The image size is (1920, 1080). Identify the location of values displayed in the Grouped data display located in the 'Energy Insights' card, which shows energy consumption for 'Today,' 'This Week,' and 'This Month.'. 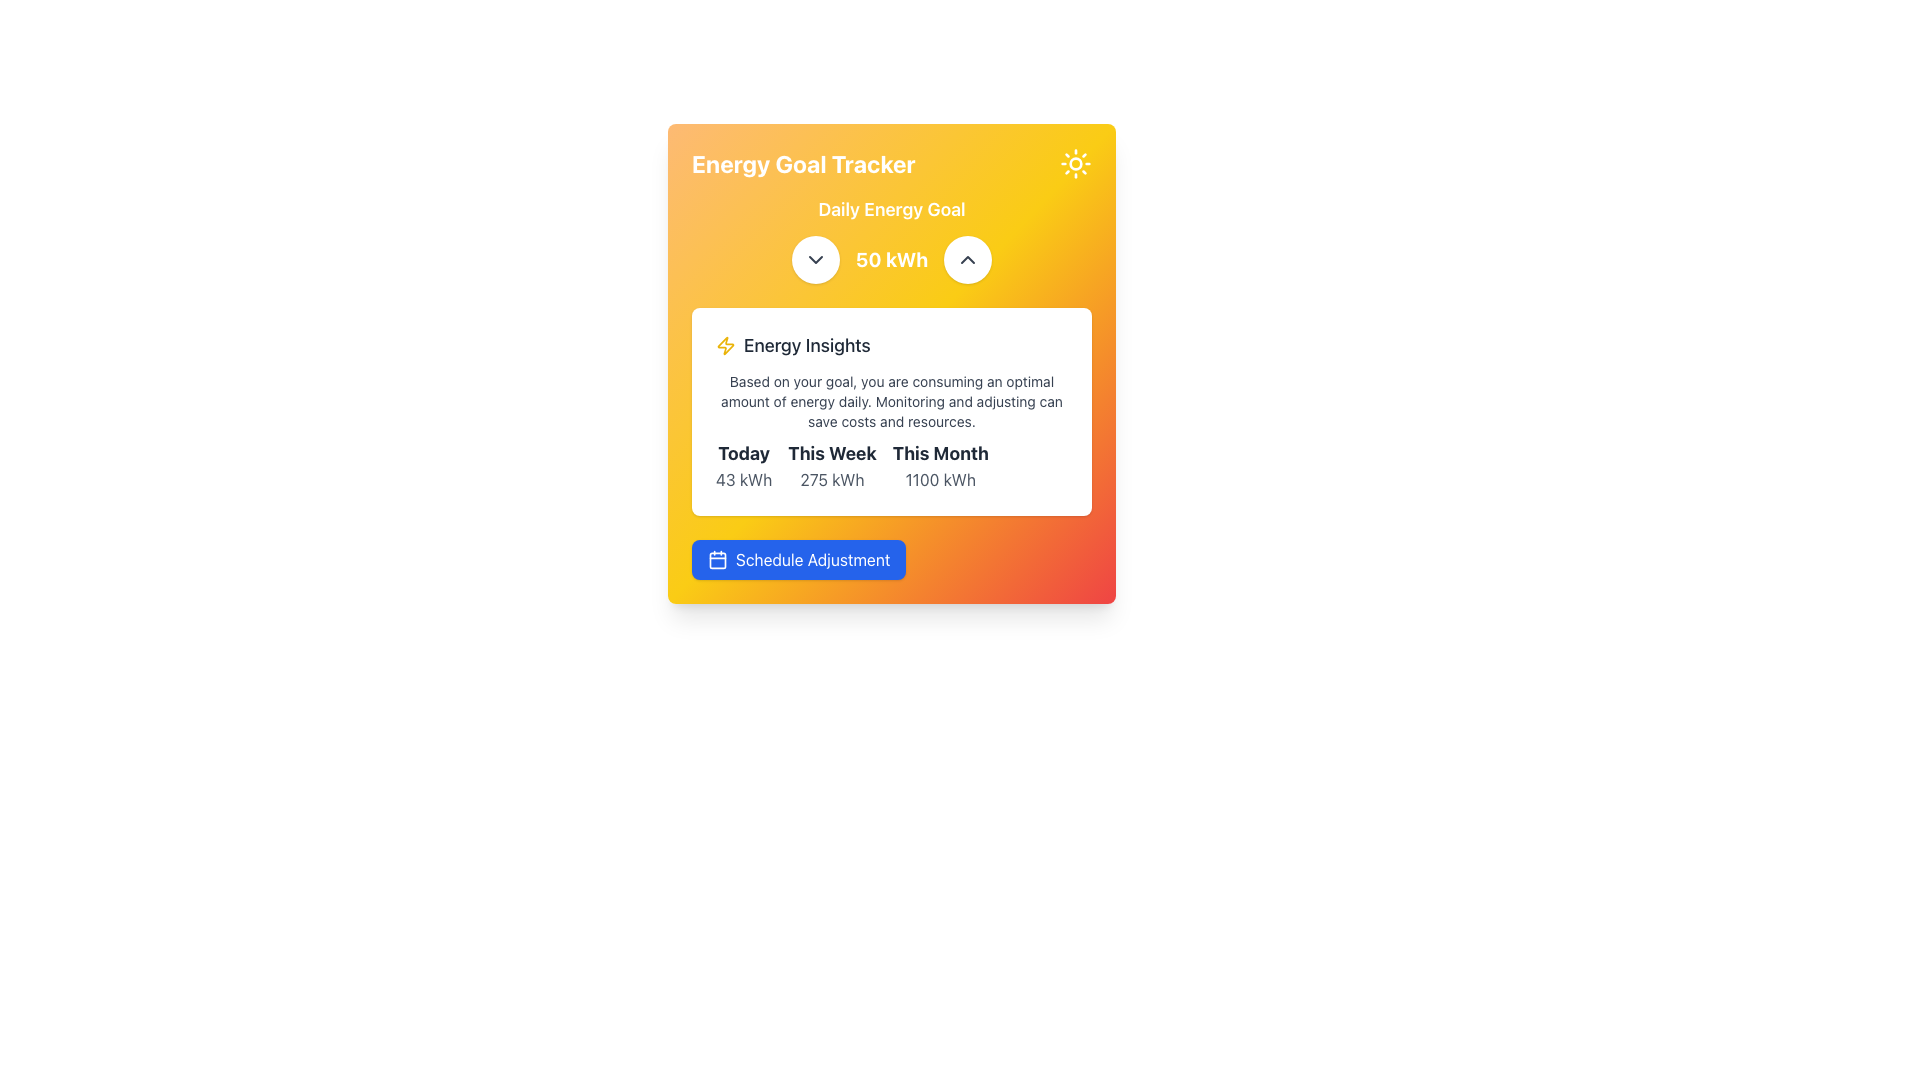
(891, 466).